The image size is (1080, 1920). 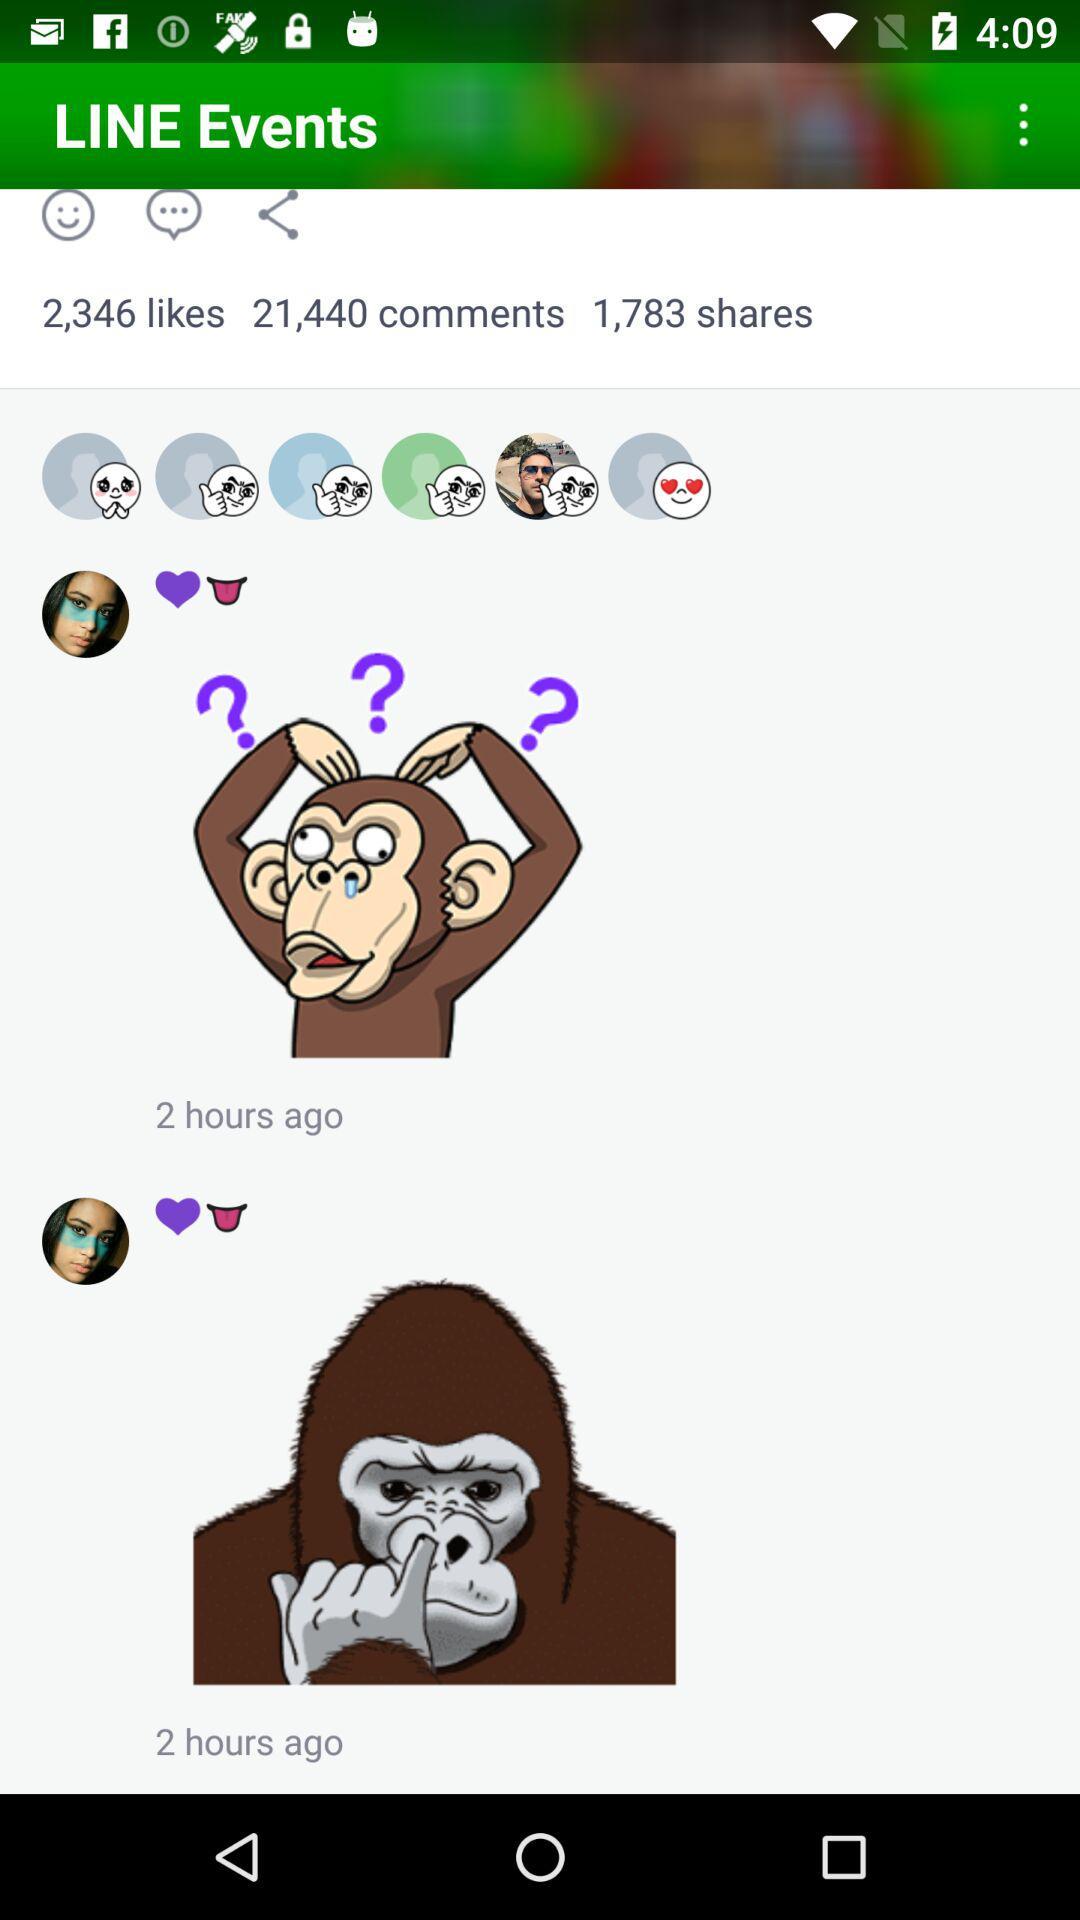 What do you see at coordinates (202, 587) in the screenshot?
I see `move to the second symbol in the second line below the text 2346 likes` at bounding box center [202, 587].